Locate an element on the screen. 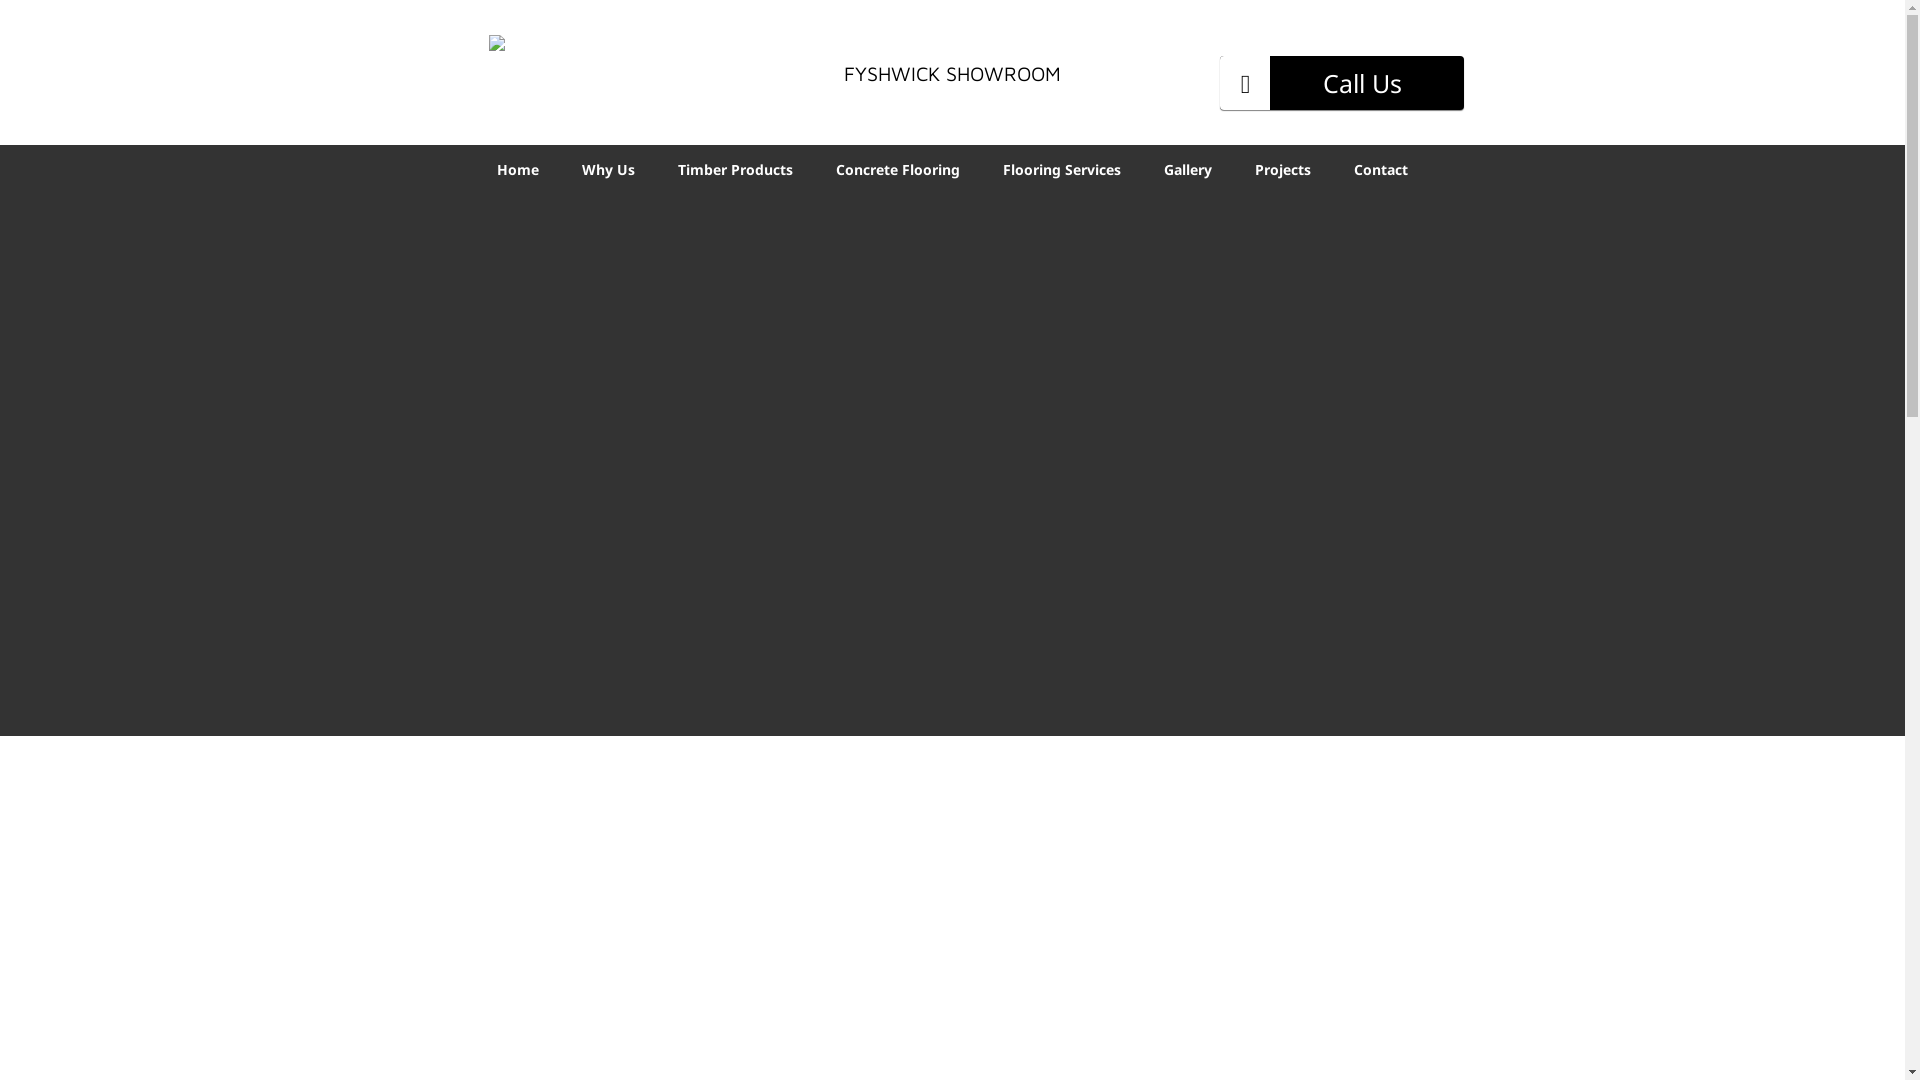 The image size is (1920, 1080). 'Concrete Flooring' is located at coordinates (896, 167).